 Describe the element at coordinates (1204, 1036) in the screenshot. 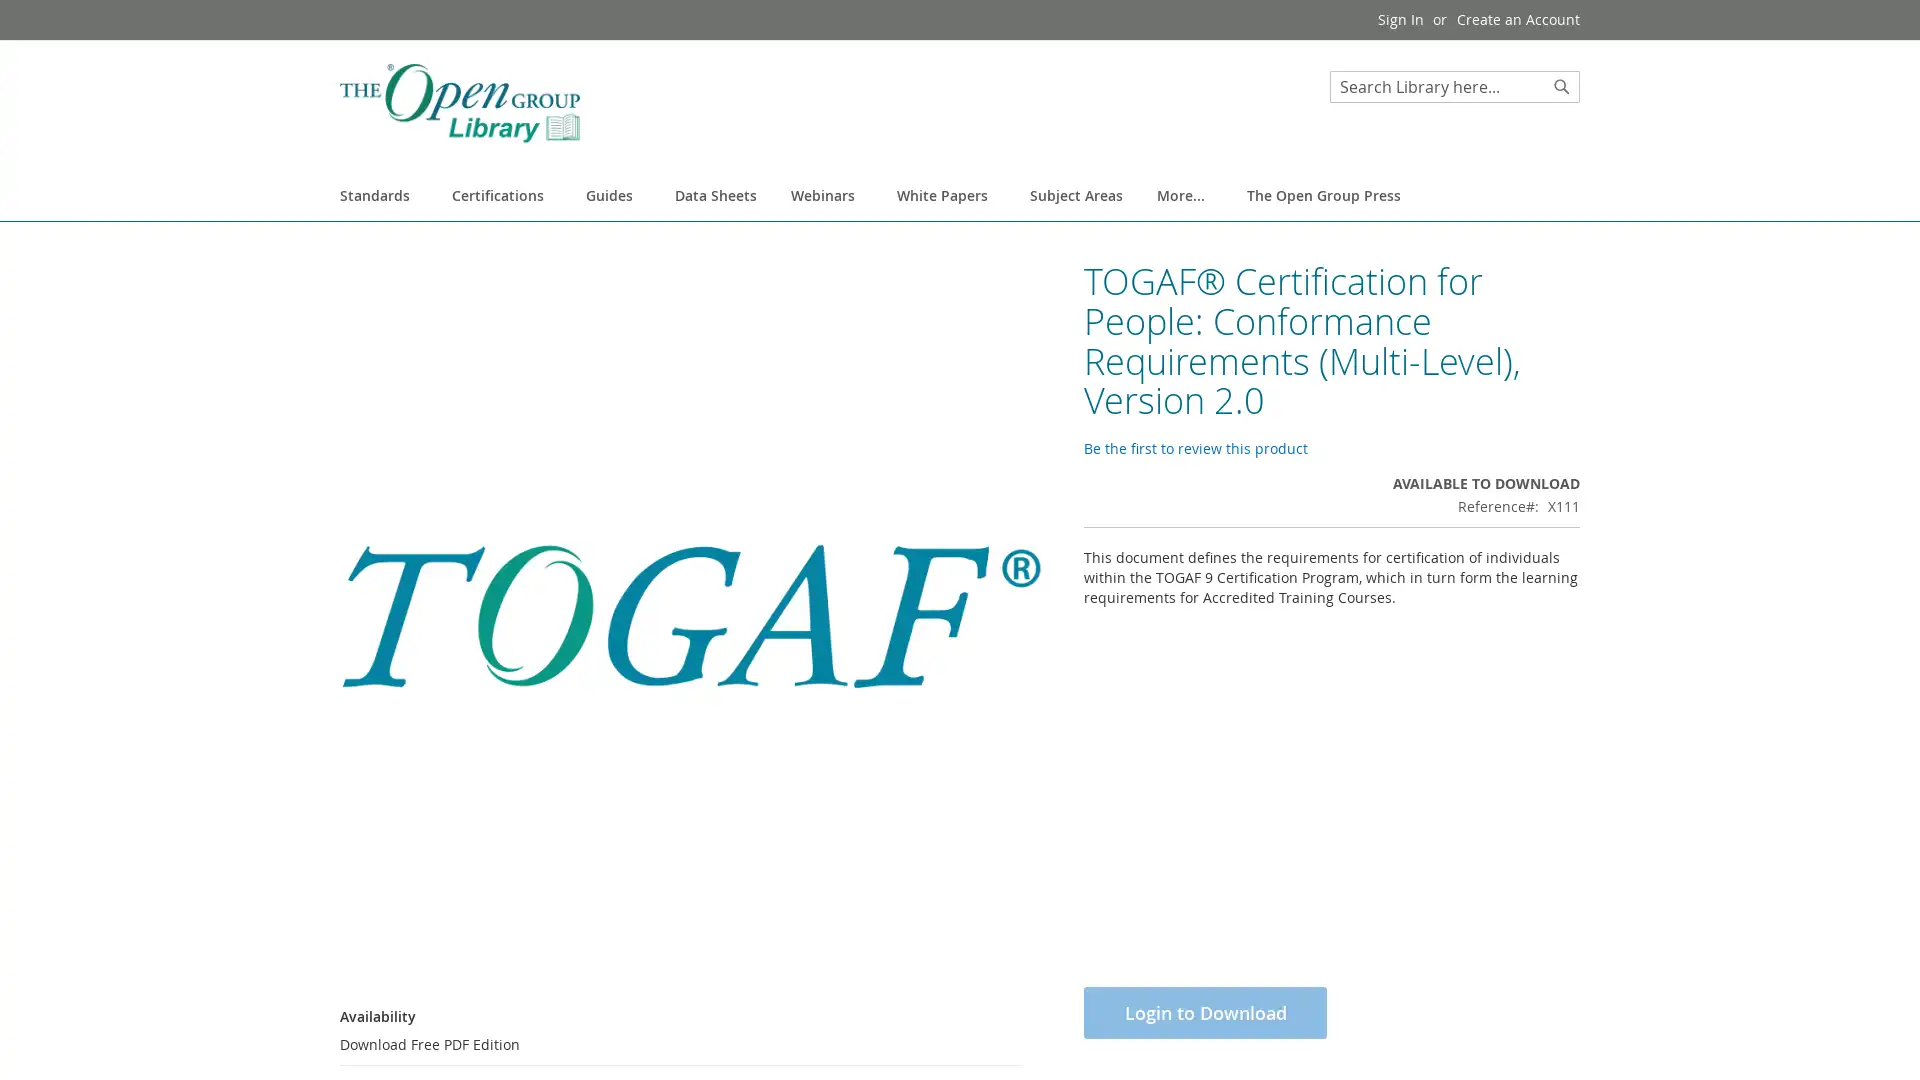

I see `Login to Download` at that location.